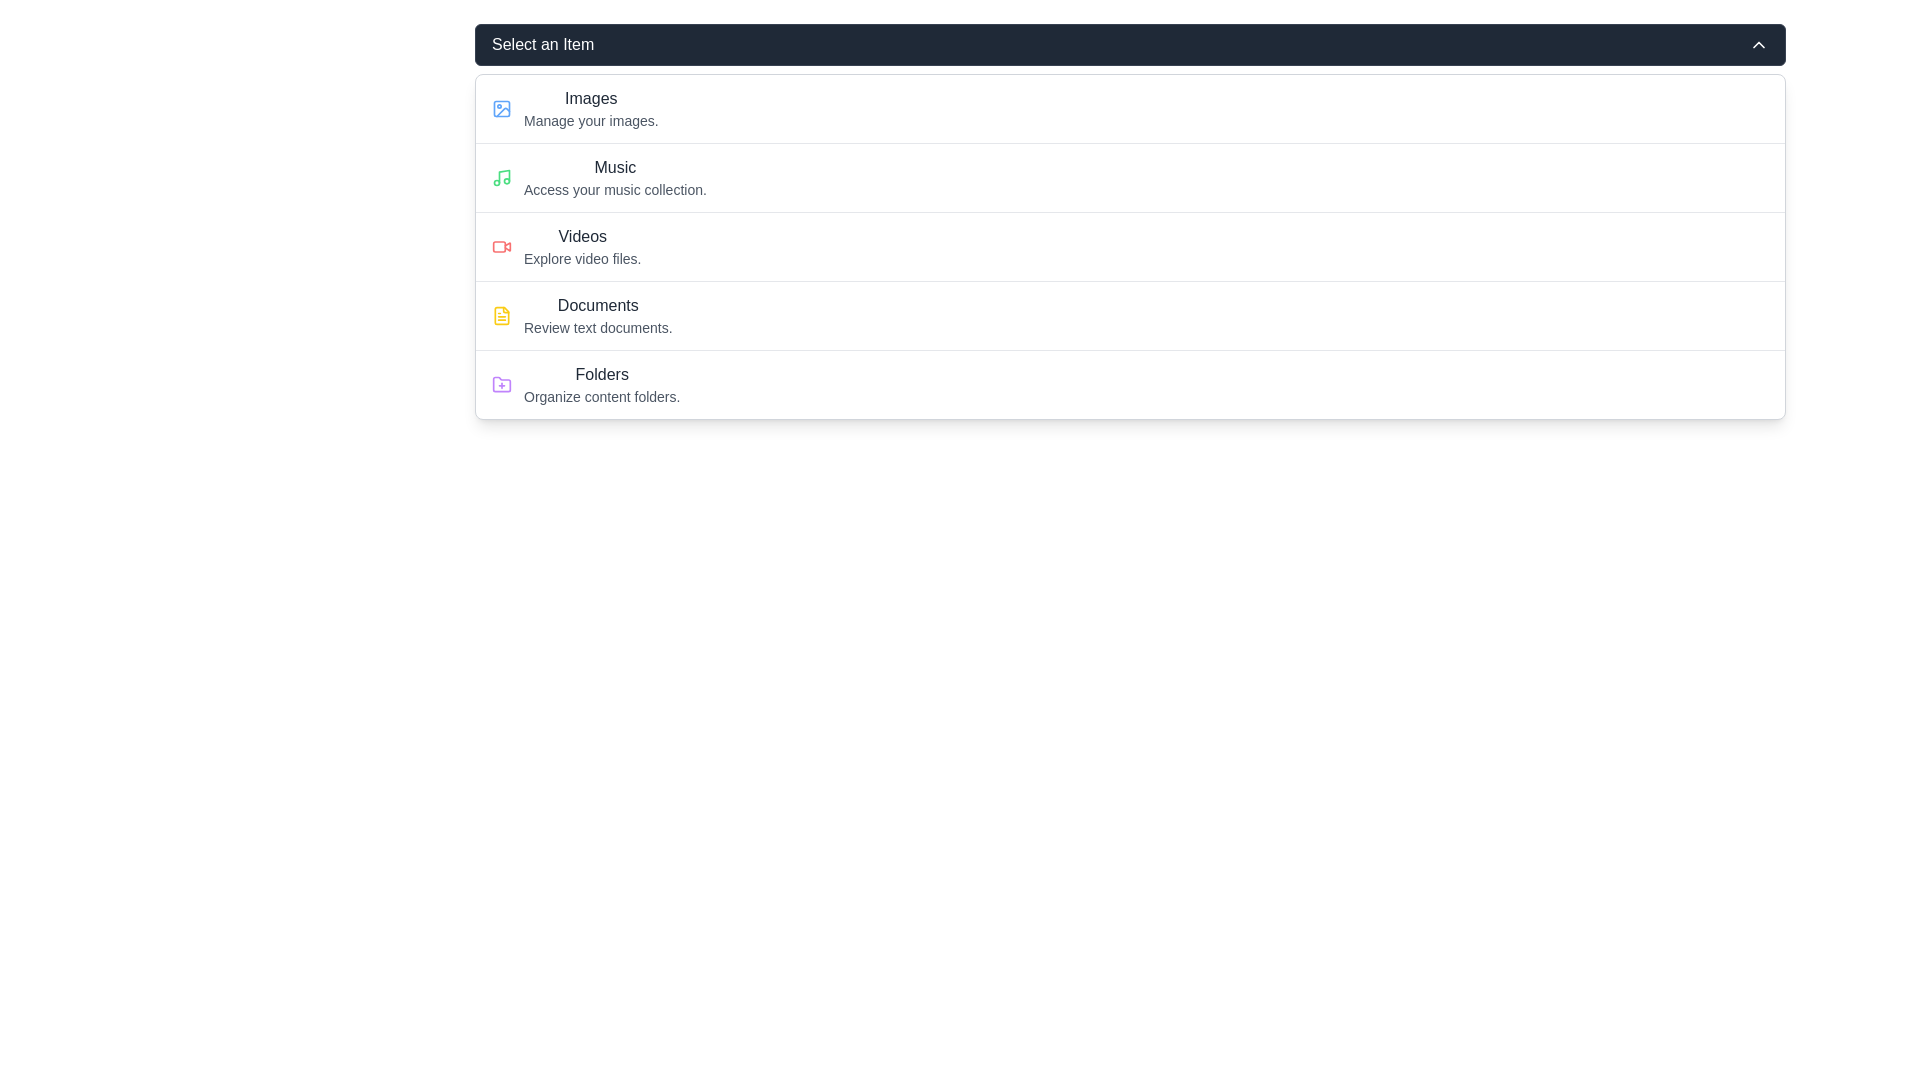  Describe the element at coordinates (1130, 245) in the screenshot. I see `the third item in the vertical list of categories` at that location.